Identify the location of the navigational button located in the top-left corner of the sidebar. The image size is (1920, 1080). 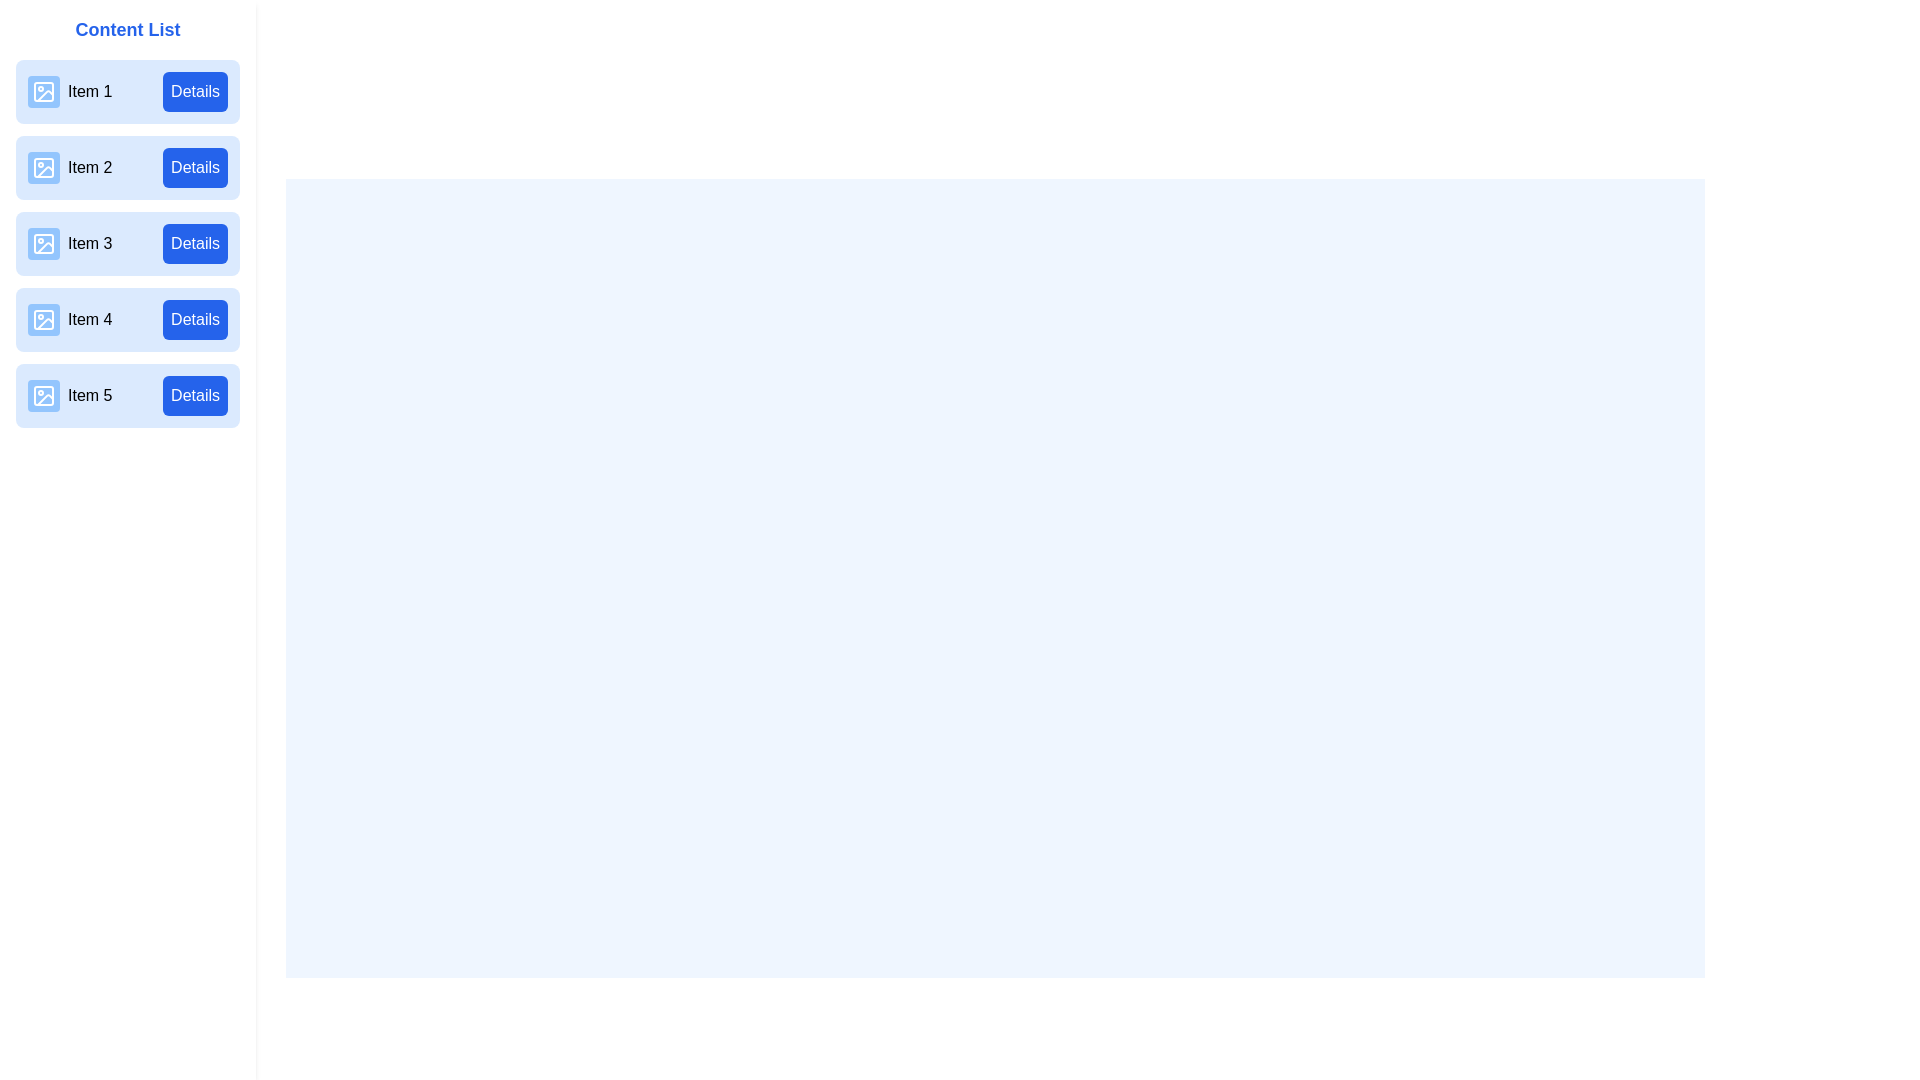
(39, 35).